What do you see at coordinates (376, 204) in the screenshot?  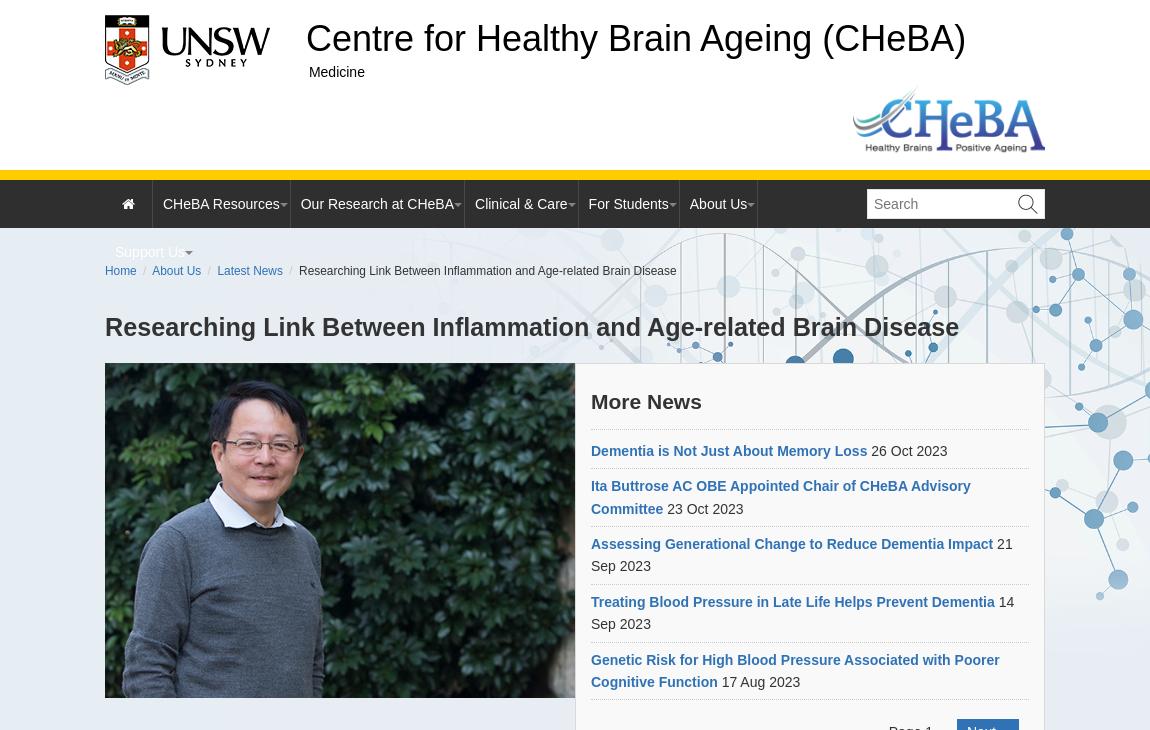 I see `'Our Research at CHeBA'` at bounding box center [376, 204].